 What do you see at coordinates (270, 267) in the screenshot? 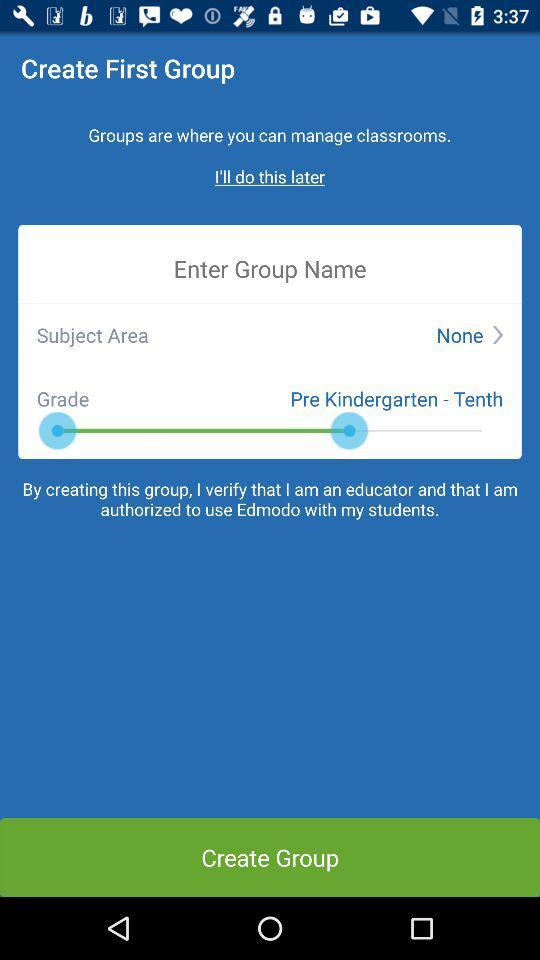
I see `group name entry box` at bounding box center [270, 267].